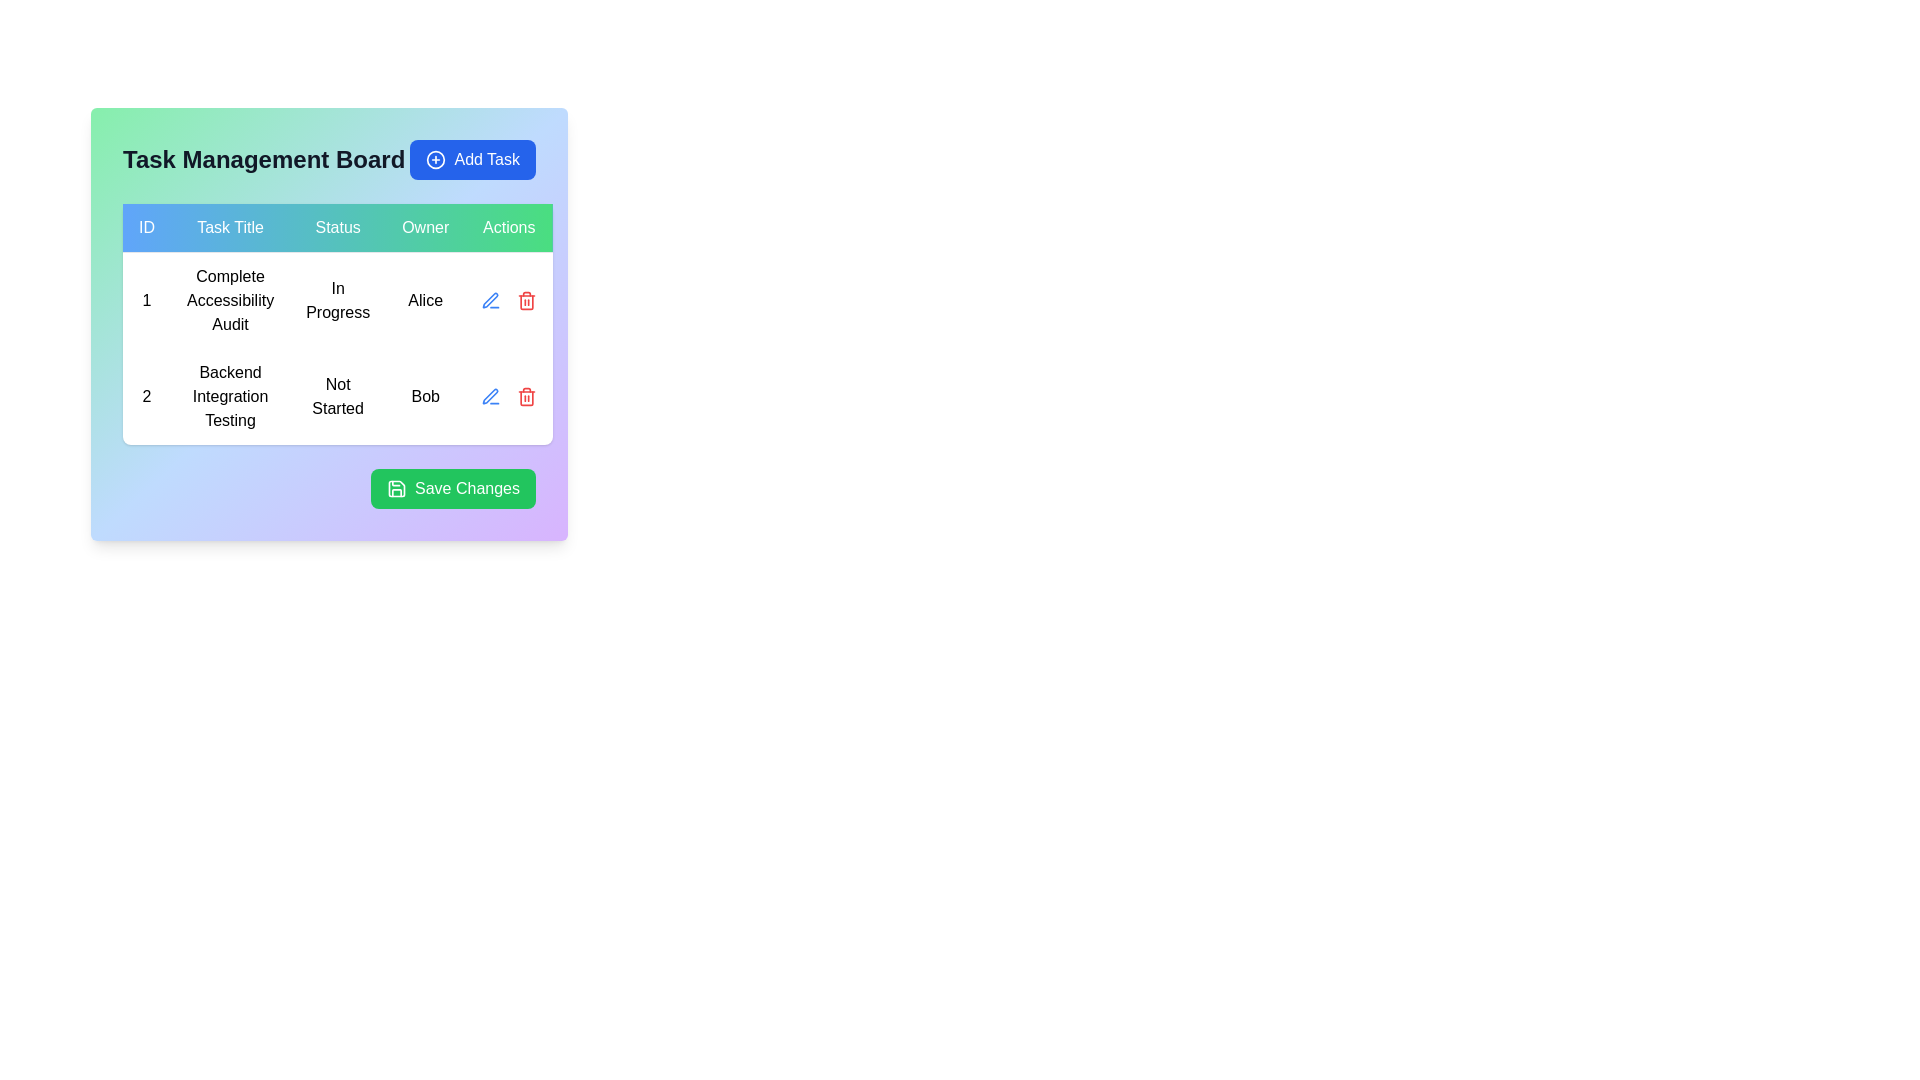 The height and width of the screenshot is (1080, 1920). I want to click on the text label 'ID' which is styled with centered text alignment on a blue background, located at the top-left corner of the header row in a table-like structure, so click(146, 226).